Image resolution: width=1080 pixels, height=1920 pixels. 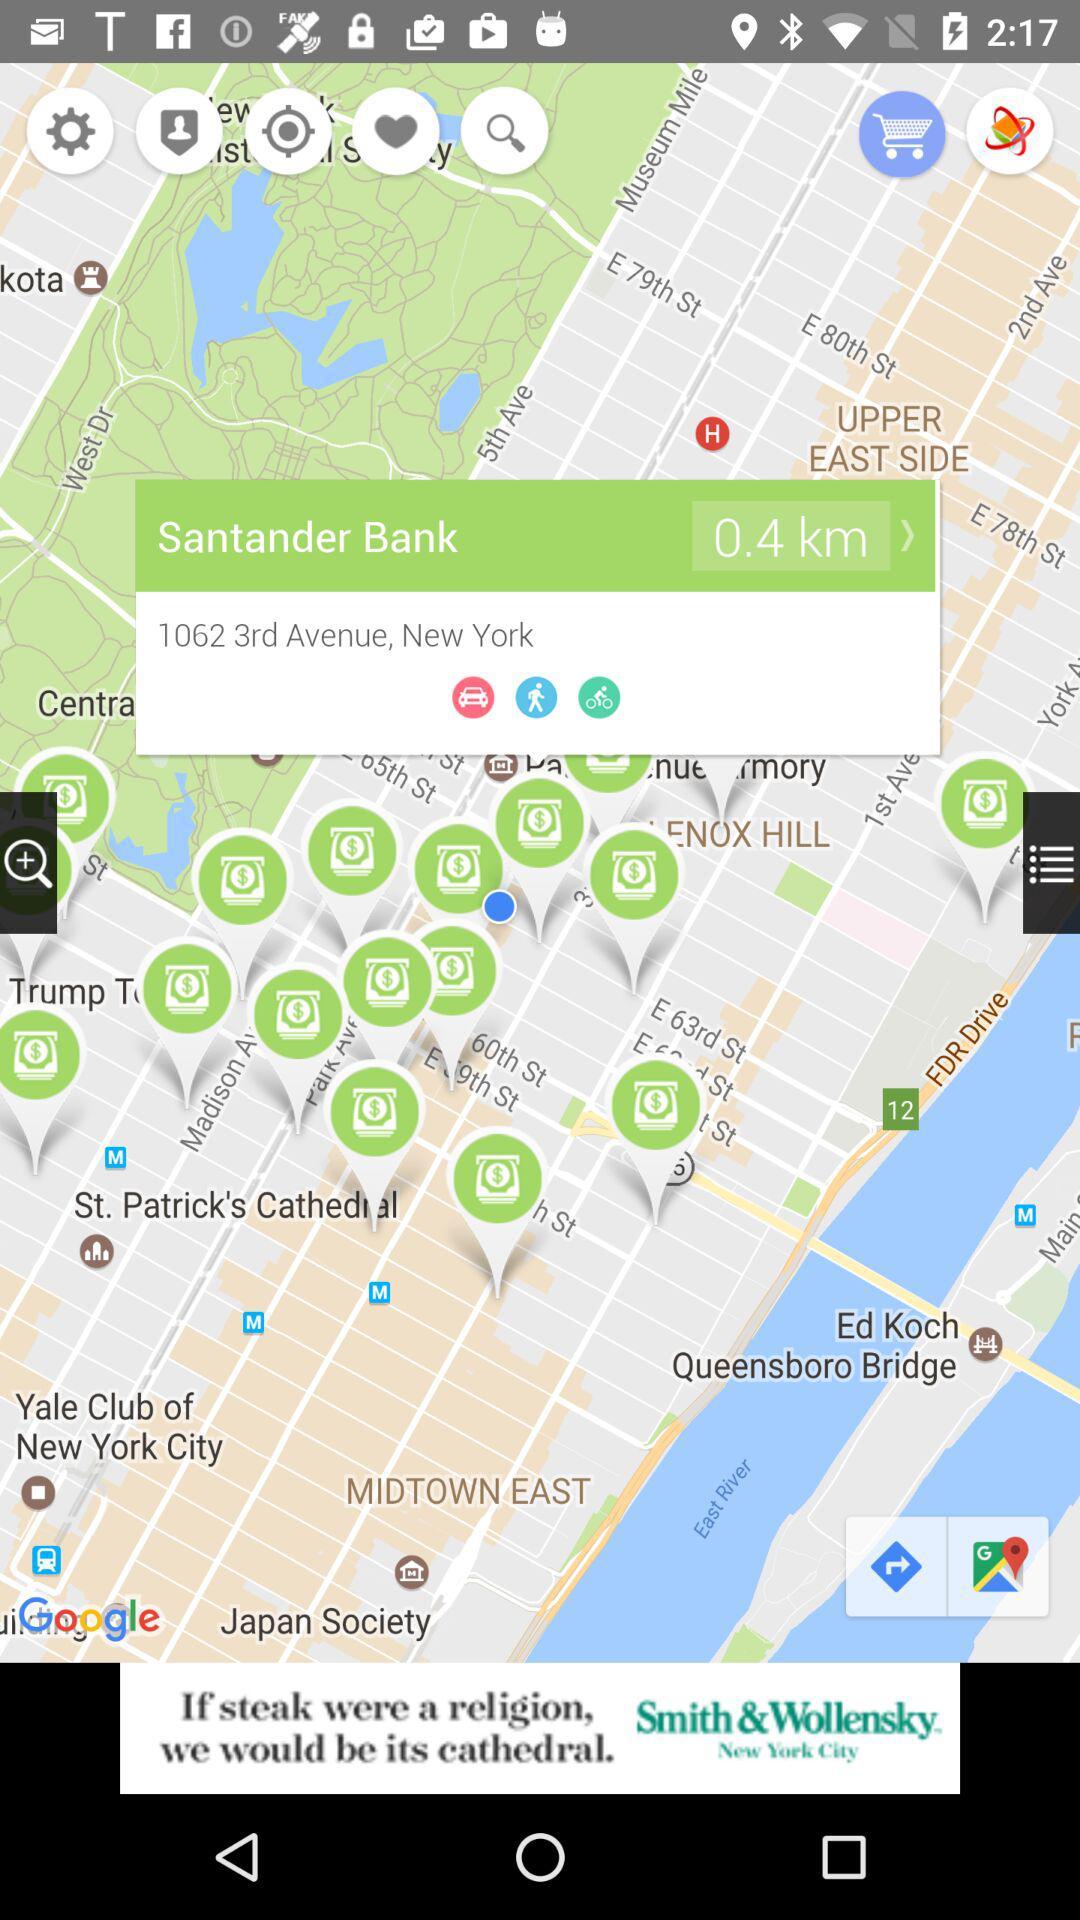 What do you see at coordinates (283, 132) in the screenshot?
I see `navigate my location button` at bounding box center [283, 132].